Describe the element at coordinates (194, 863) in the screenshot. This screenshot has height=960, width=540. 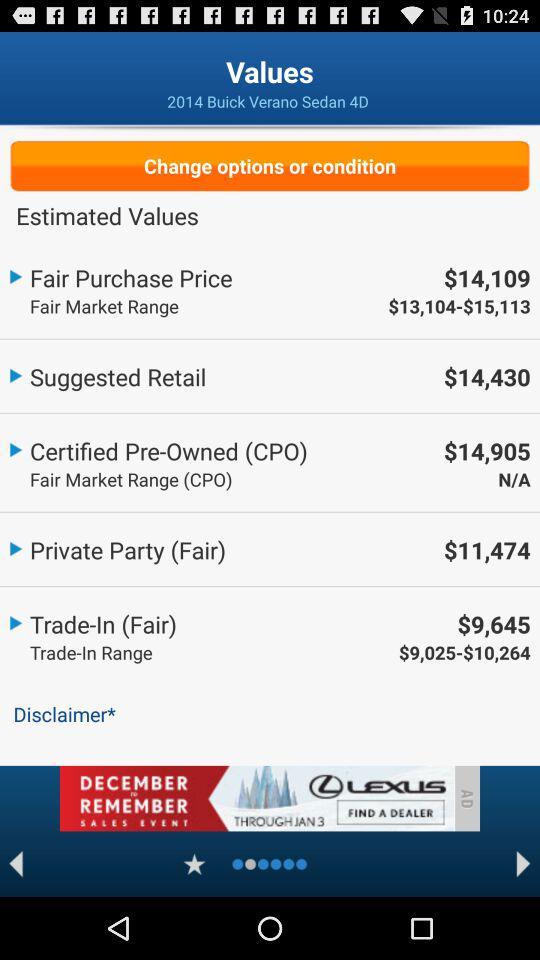
I see `item` at that location.